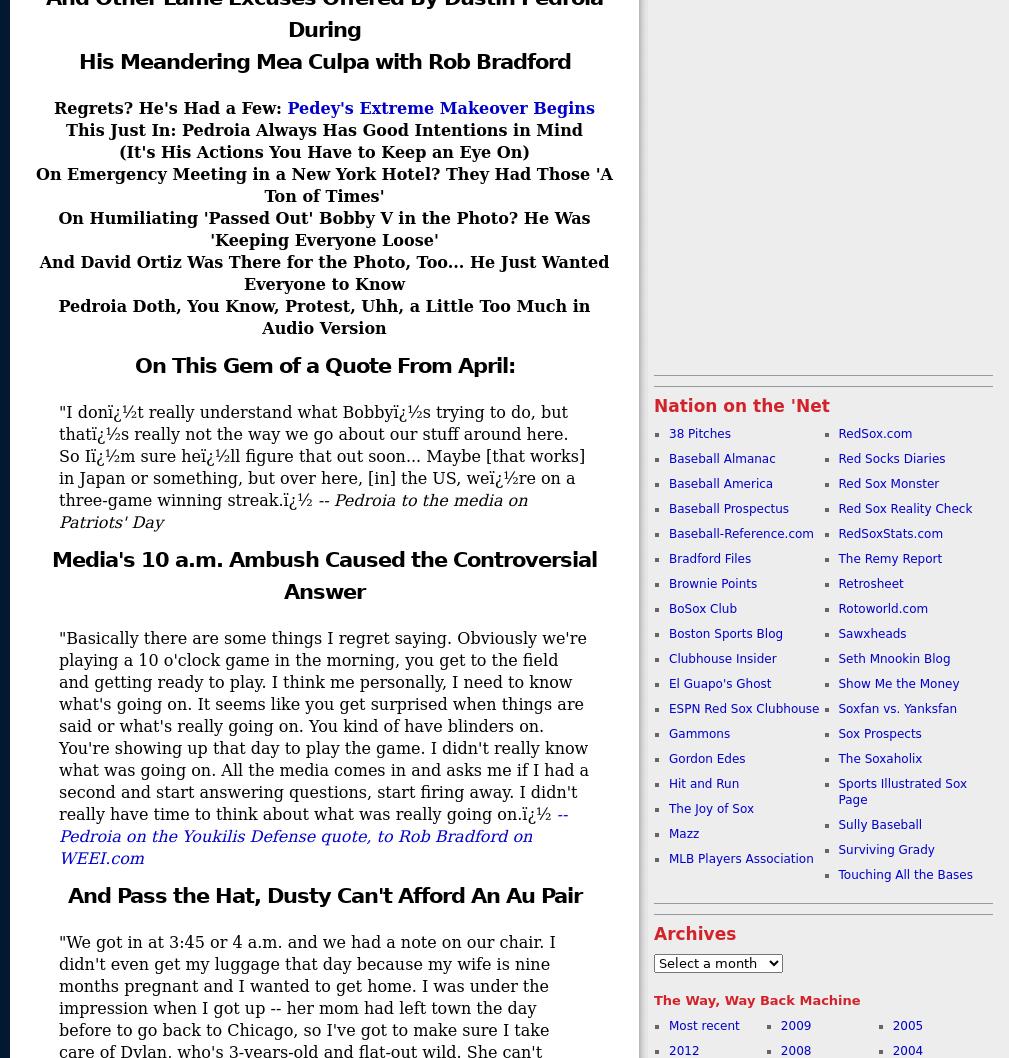 The height and width of the screenshot is (1058, 1009). Describe the element at coordinates (707, 759) in the screenshot. I see `'Gordon Edes'` at that location.